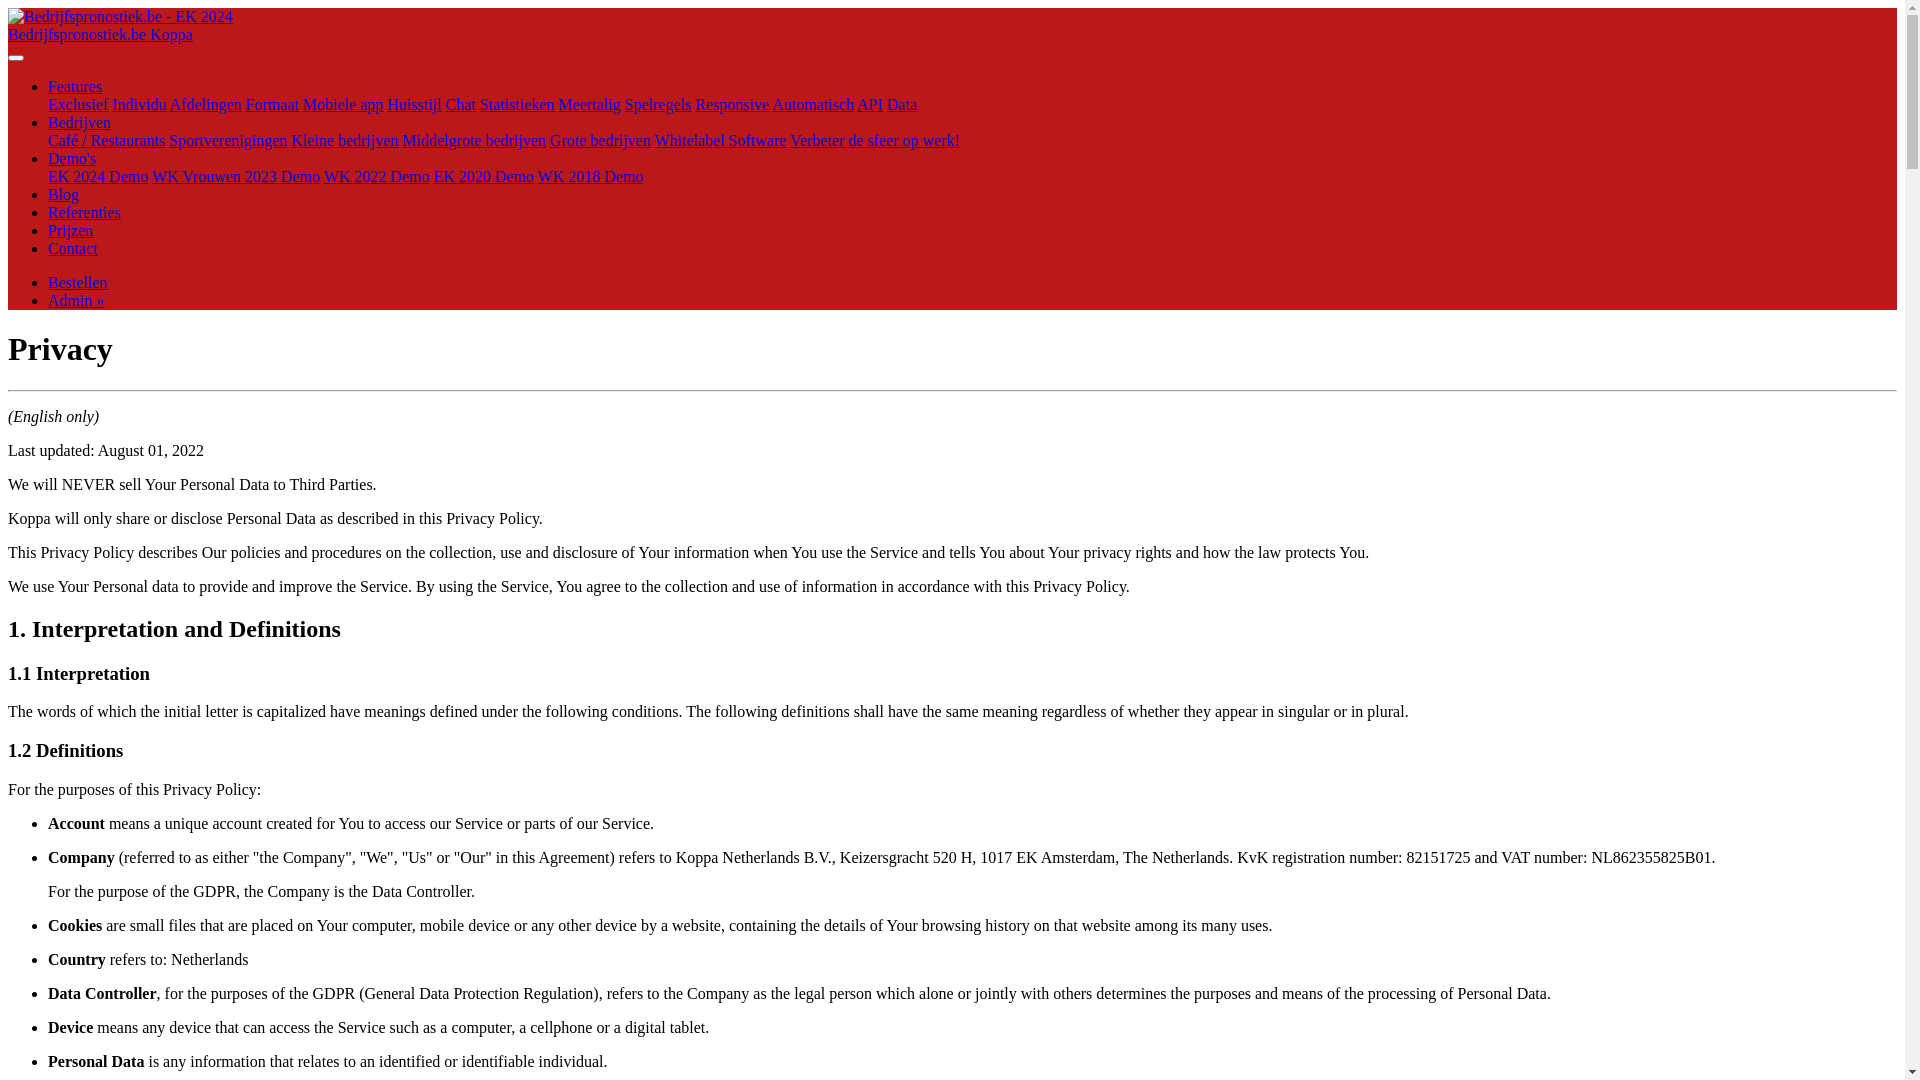 The height and width of the screenshot is (1080, 1920). What do you see at coordinates (227, 139) in the screenshot?
I see `'Sportverenigingen'` at bounding box center [227, 139].